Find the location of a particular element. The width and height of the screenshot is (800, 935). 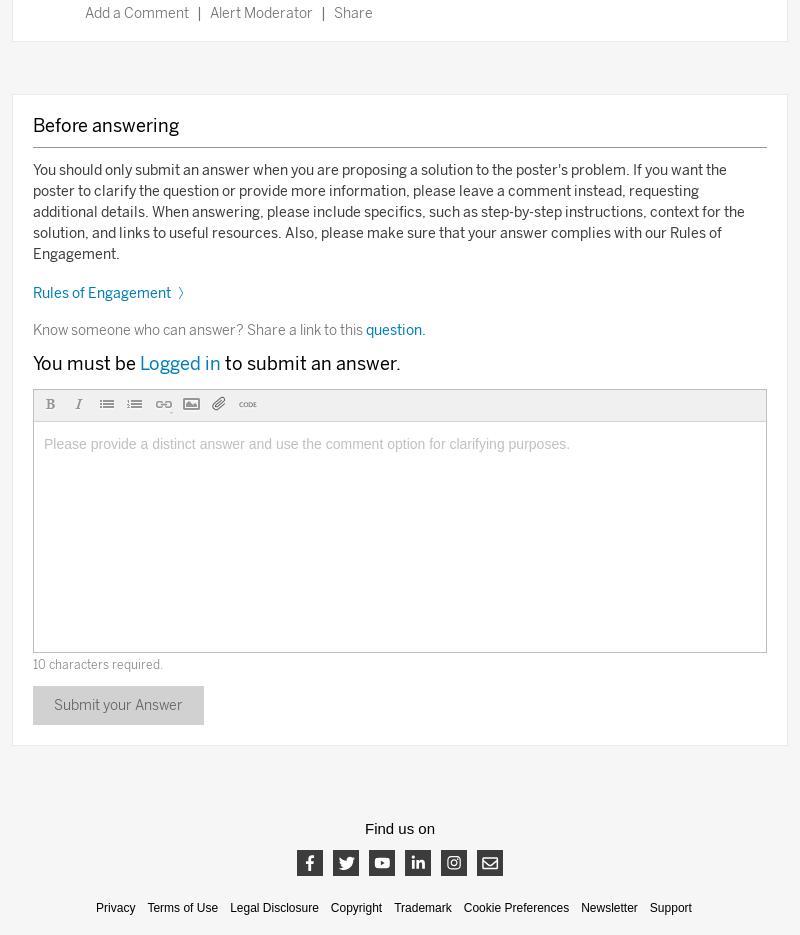

'Please provide a distinct answer and use the comment option for clarifying purposes.' is located at coordinates (306, 442).